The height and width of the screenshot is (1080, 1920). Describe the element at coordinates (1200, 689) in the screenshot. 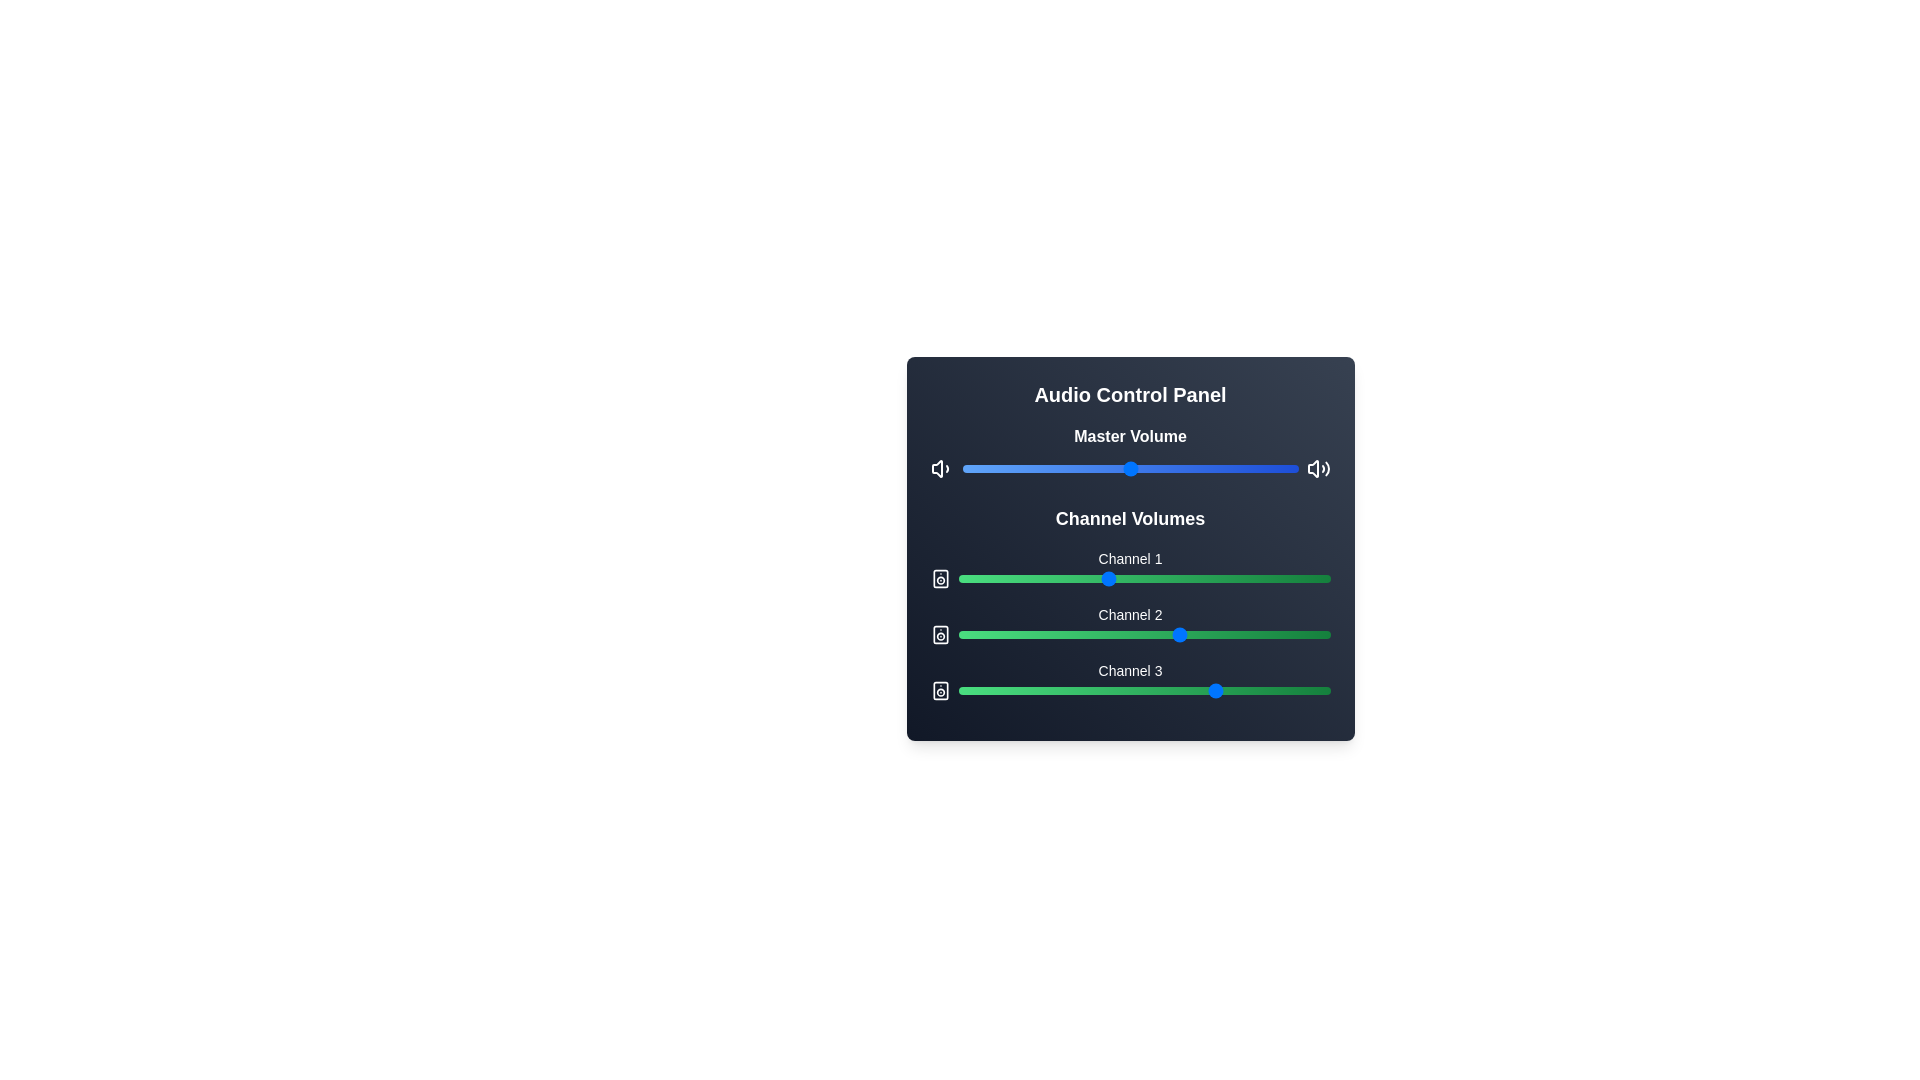

I see `the slider value` at that location.